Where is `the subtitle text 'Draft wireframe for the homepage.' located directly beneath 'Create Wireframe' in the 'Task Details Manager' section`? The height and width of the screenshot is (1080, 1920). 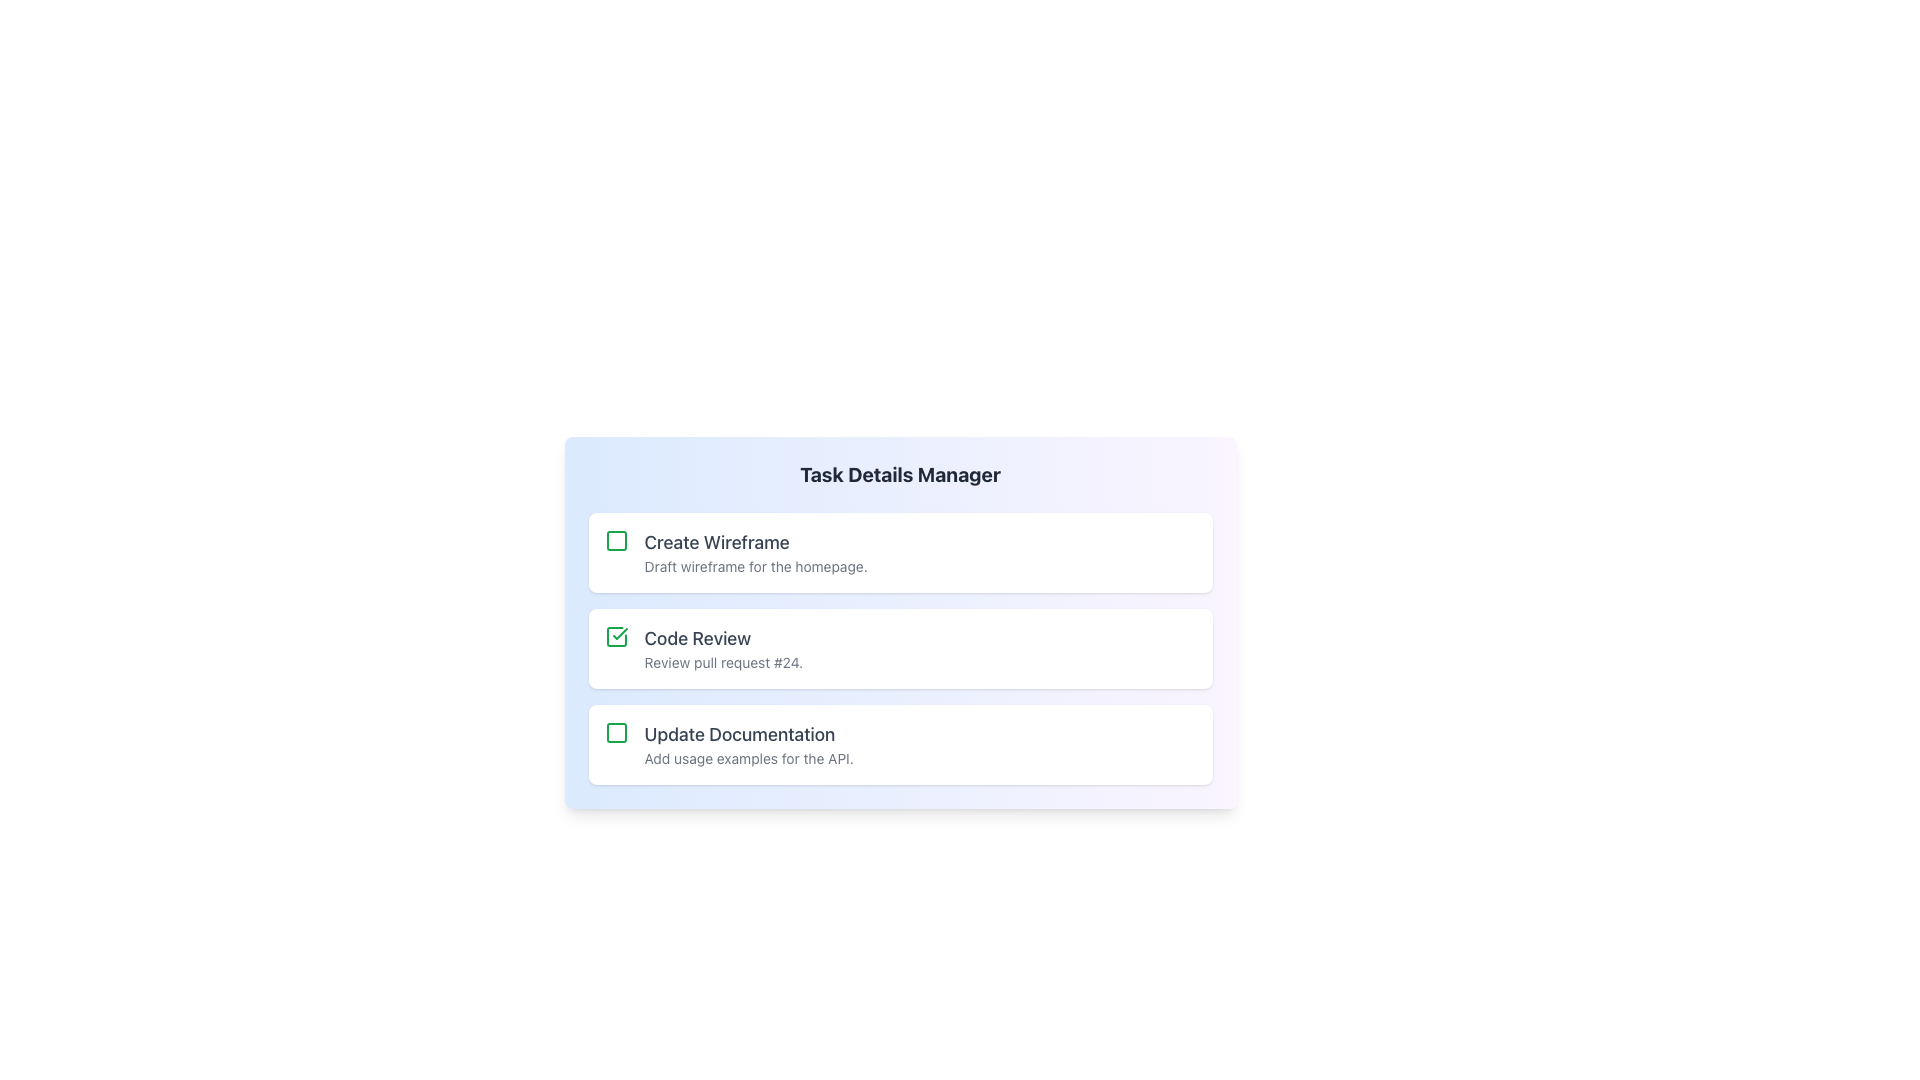 the subtitle text 'Draft wireframe for the homepage.' located directly beneath 'Create Wireframe' in the 'Task Details Manager' section is located at coordinates (755, 567).